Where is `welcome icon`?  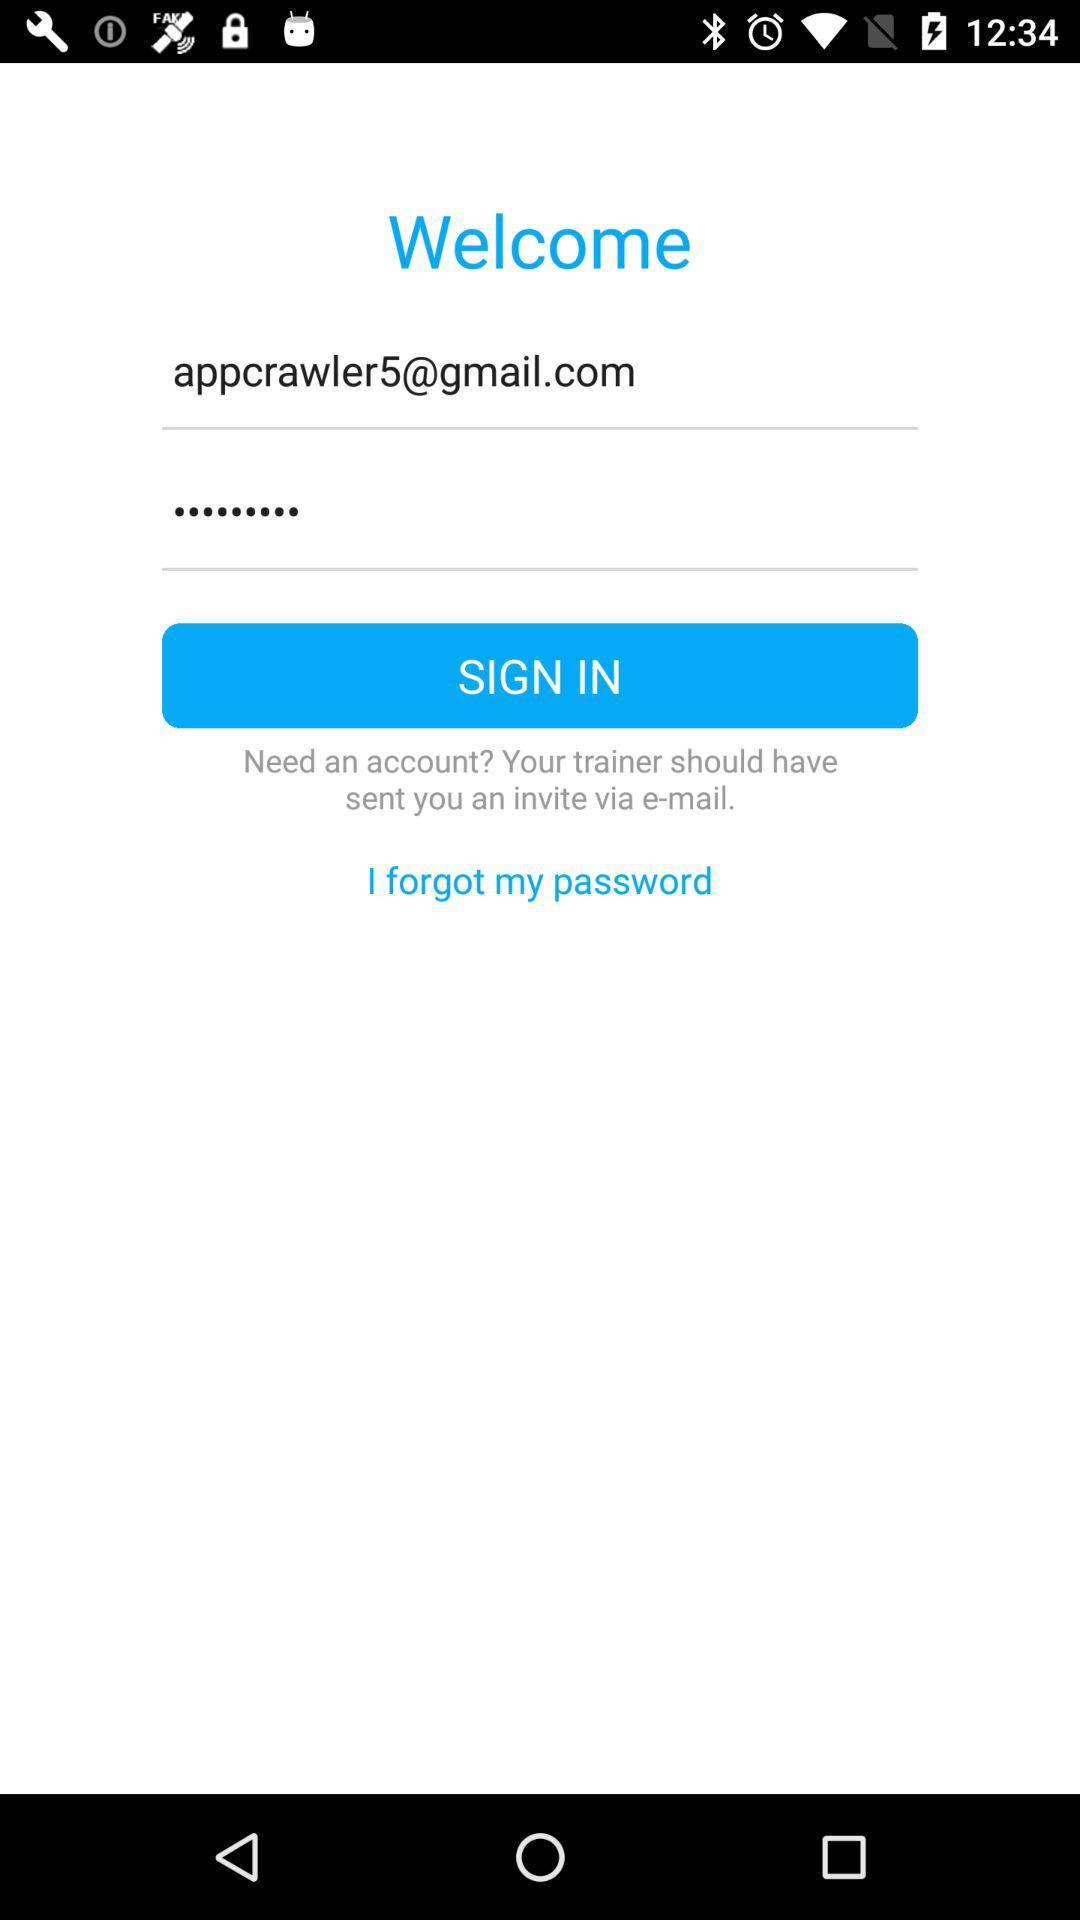 welcome icon is located at coordinates (538, 239).